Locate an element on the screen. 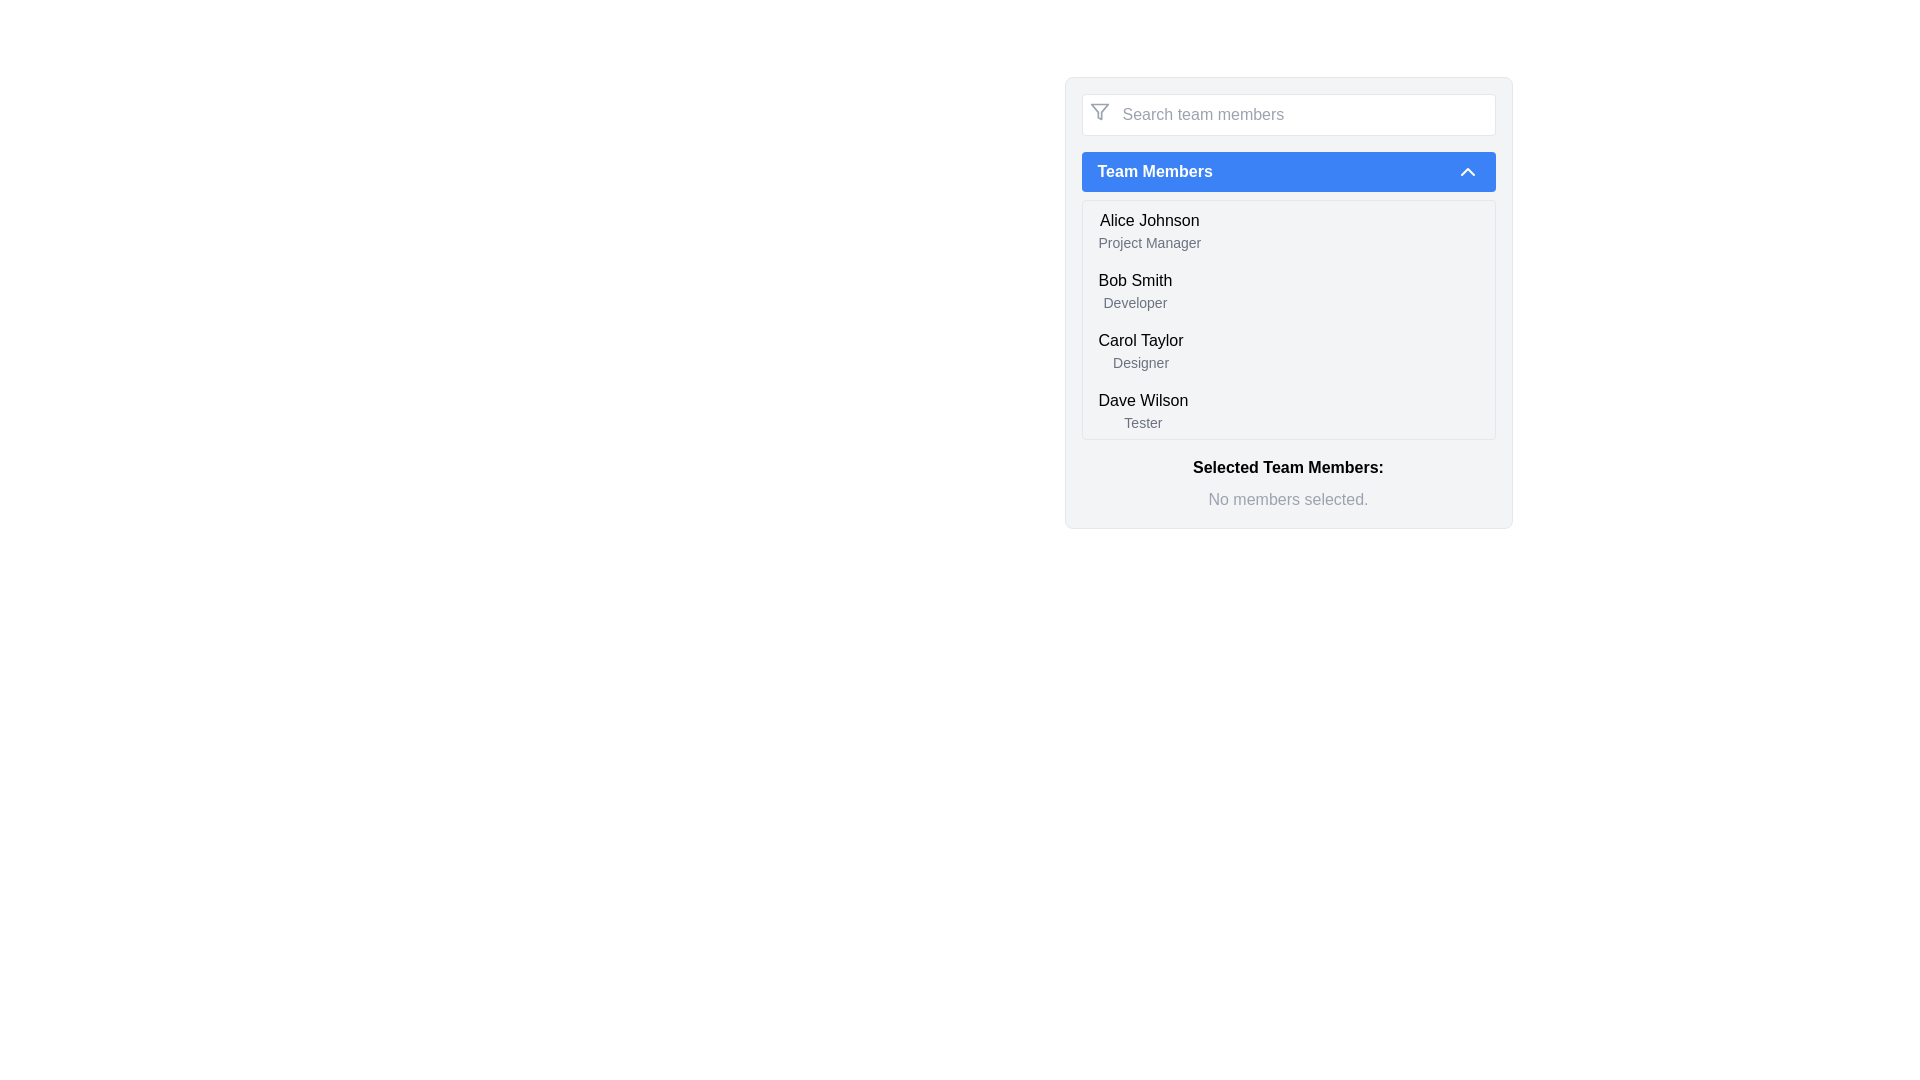 The width and height of the screenshot is (1920, 1080). the text label 'Developer' located directly below 'Bob Smith' in the 'Team Members' list is located at coordinates (1135, 303).